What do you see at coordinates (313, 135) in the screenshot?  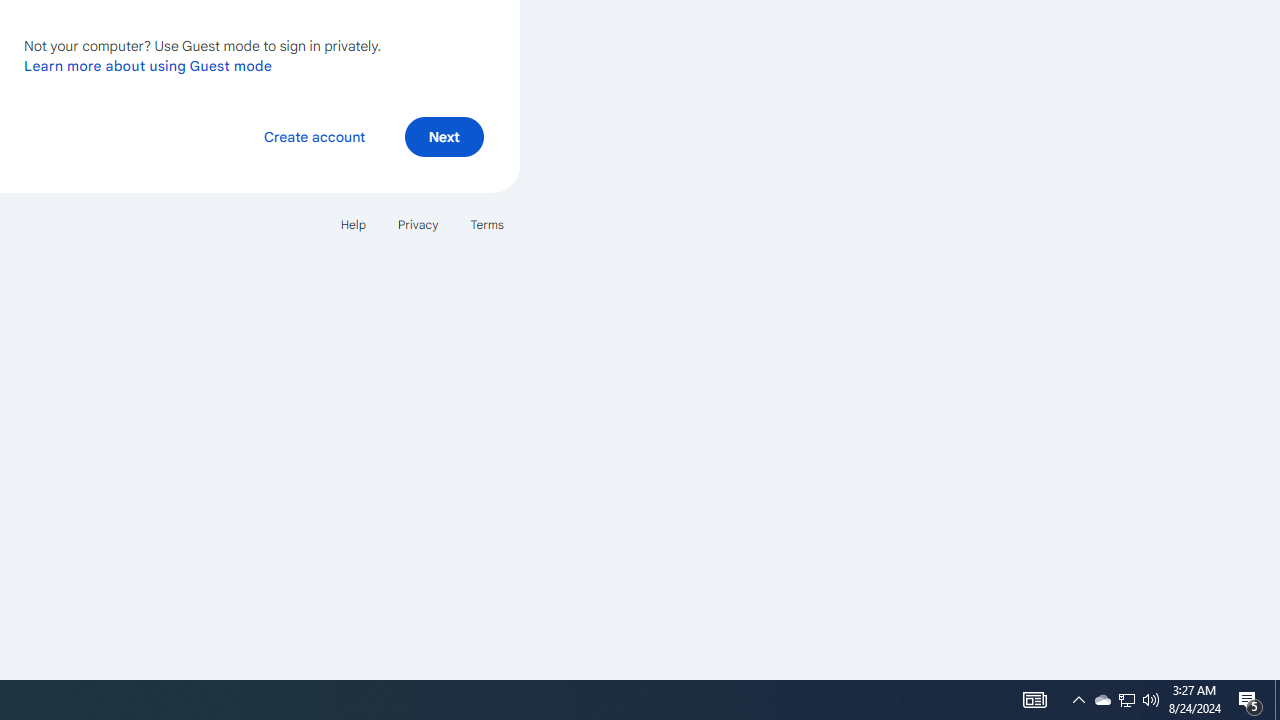 I see `'Create account'` at bounding box center [313, 135].